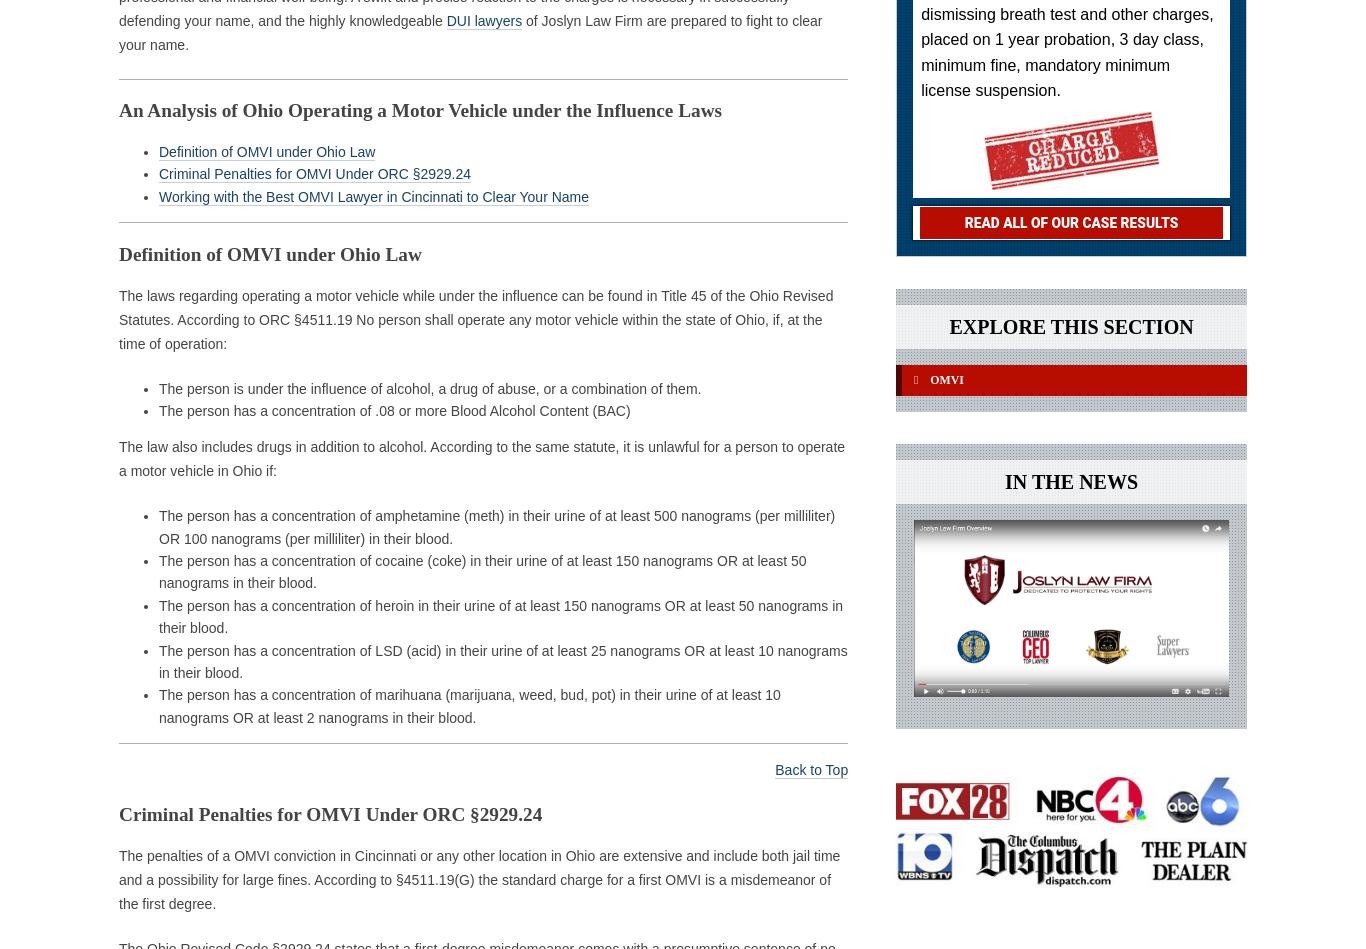 Image resolution: width=1366 pixels, height=949 pixels. What do you see at coordinates (1070, 490) in the screenshot?
I see `'In The News'` at bounding box center [1070, 490].